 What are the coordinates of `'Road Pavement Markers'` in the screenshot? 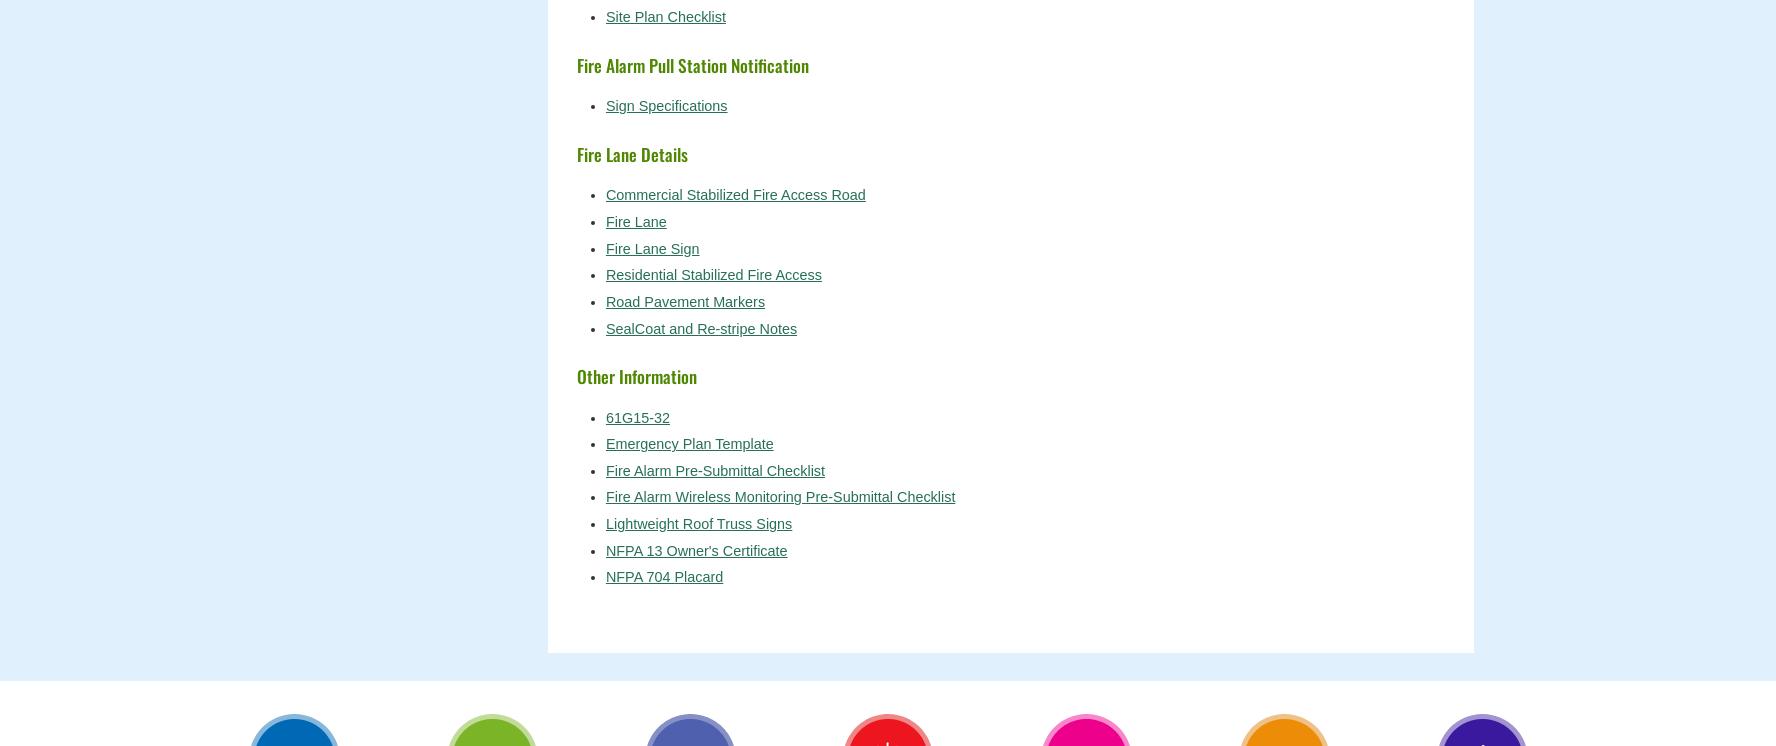 It's located at (685, 301).